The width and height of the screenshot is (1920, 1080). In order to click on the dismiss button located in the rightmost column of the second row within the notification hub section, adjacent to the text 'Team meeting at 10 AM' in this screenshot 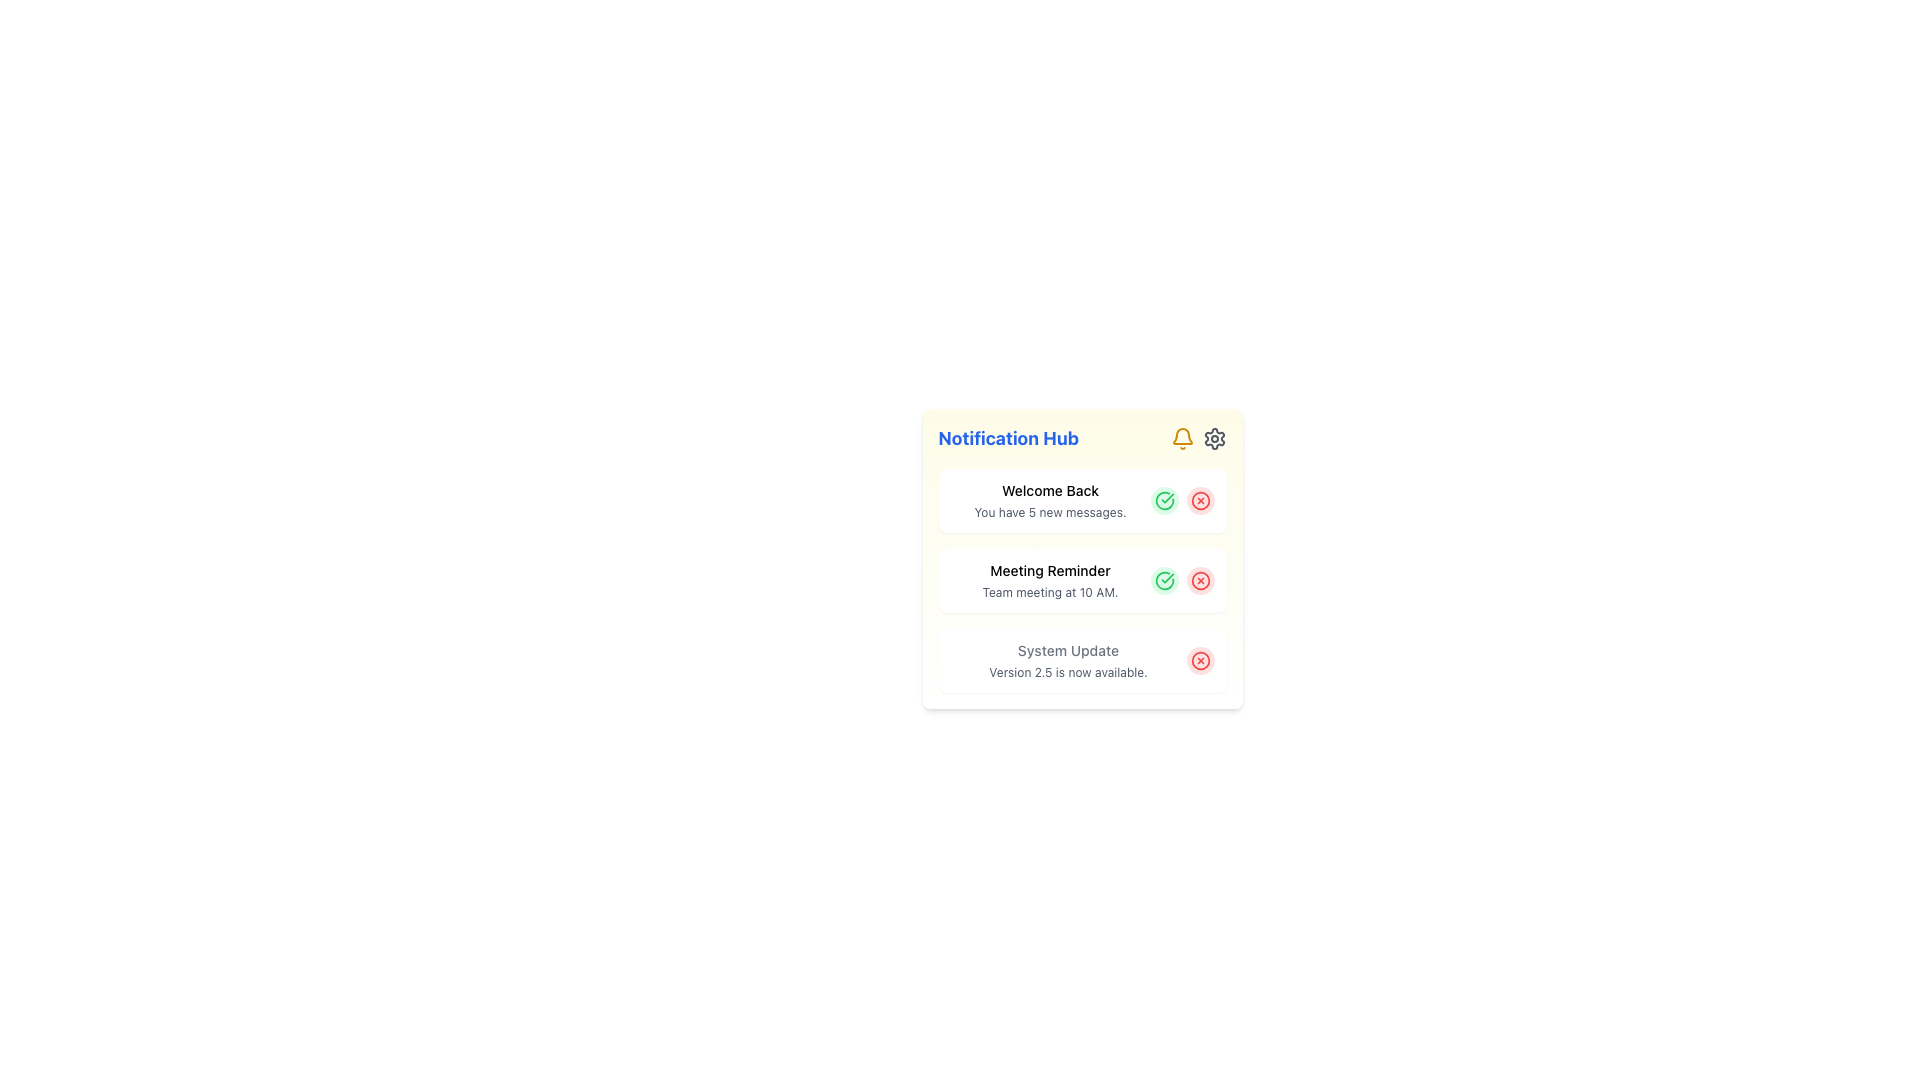, I will do `click(1200, 581)`.